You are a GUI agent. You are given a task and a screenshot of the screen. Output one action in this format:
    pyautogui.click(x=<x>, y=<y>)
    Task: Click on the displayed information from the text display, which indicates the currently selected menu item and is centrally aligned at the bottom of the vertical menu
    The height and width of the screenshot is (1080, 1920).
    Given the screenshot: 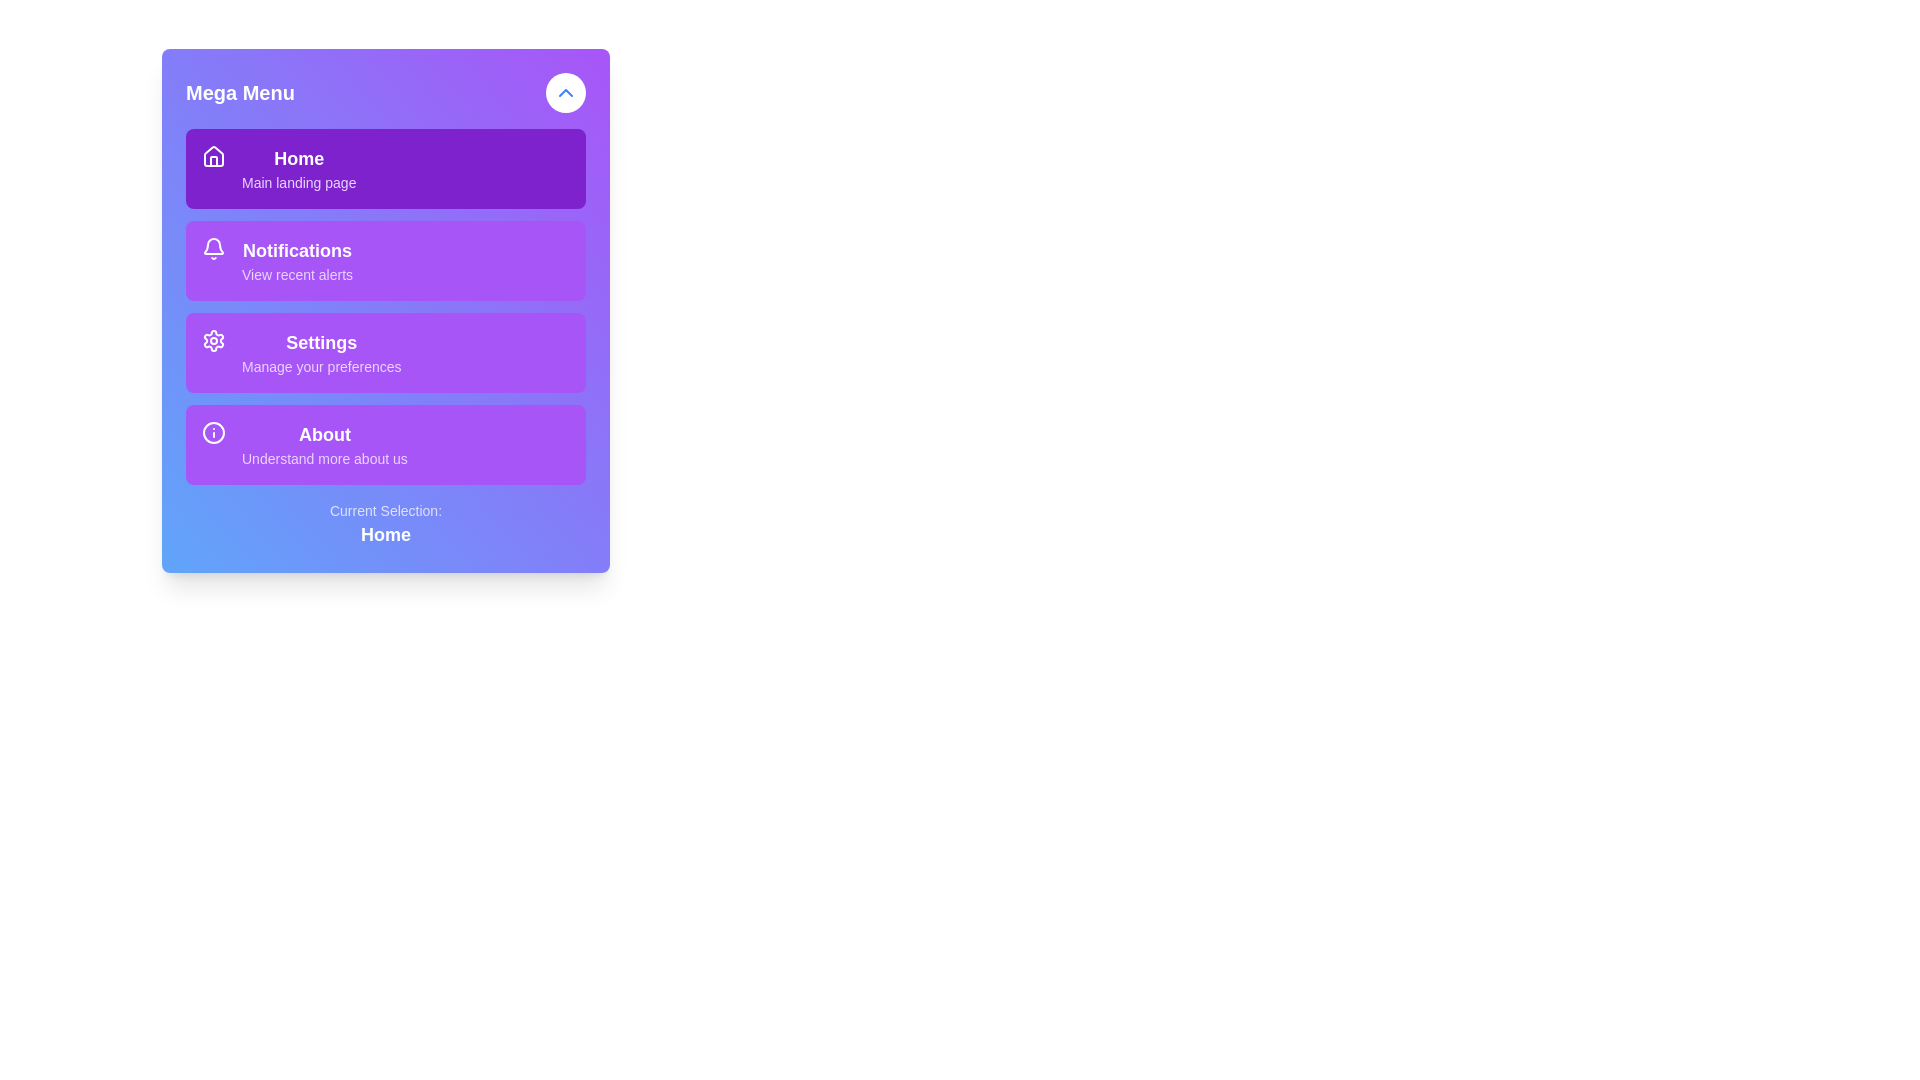 What is the action you would take?
    pyautogui.click(x=385, y=523)
    